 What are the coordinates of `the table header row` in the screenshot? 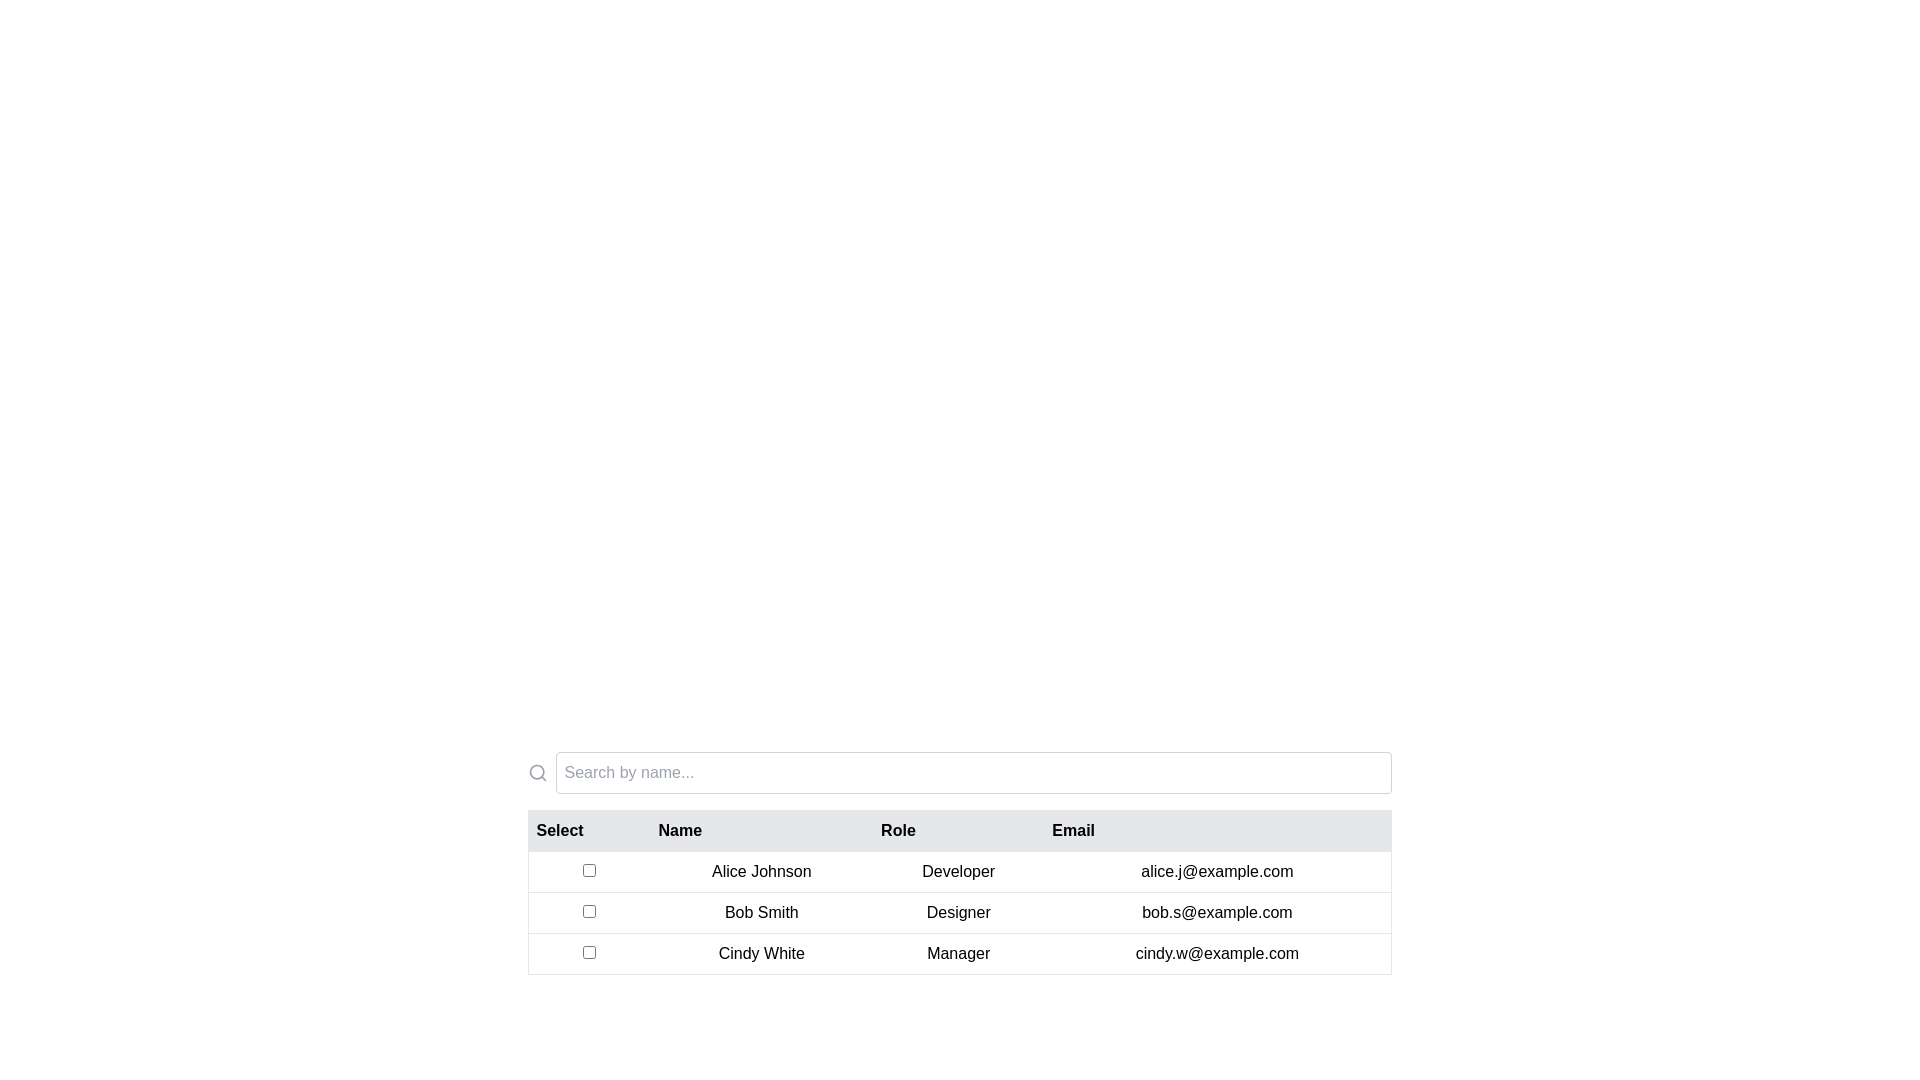 It's located at (958, 830).